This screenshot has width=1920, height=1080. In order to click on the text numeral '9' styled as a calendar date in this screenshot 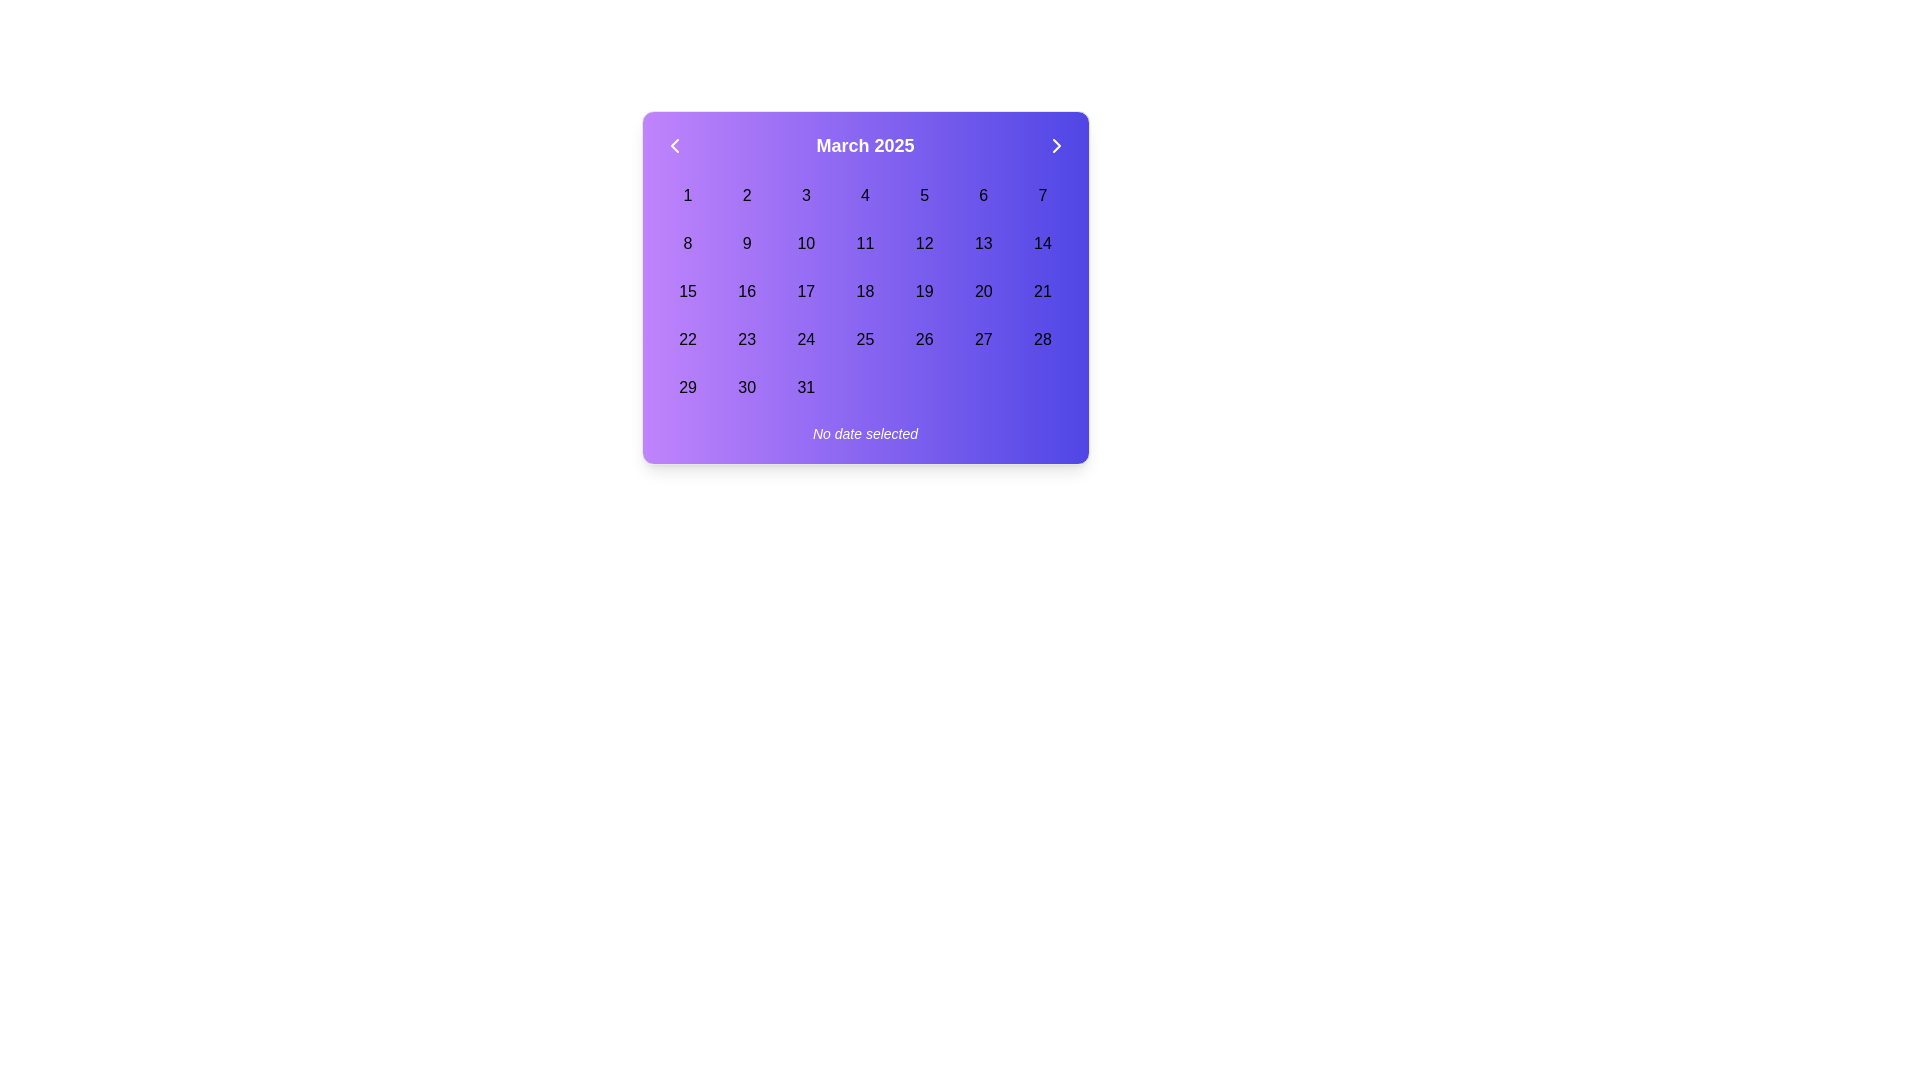, I will do `click(746, 242)`.